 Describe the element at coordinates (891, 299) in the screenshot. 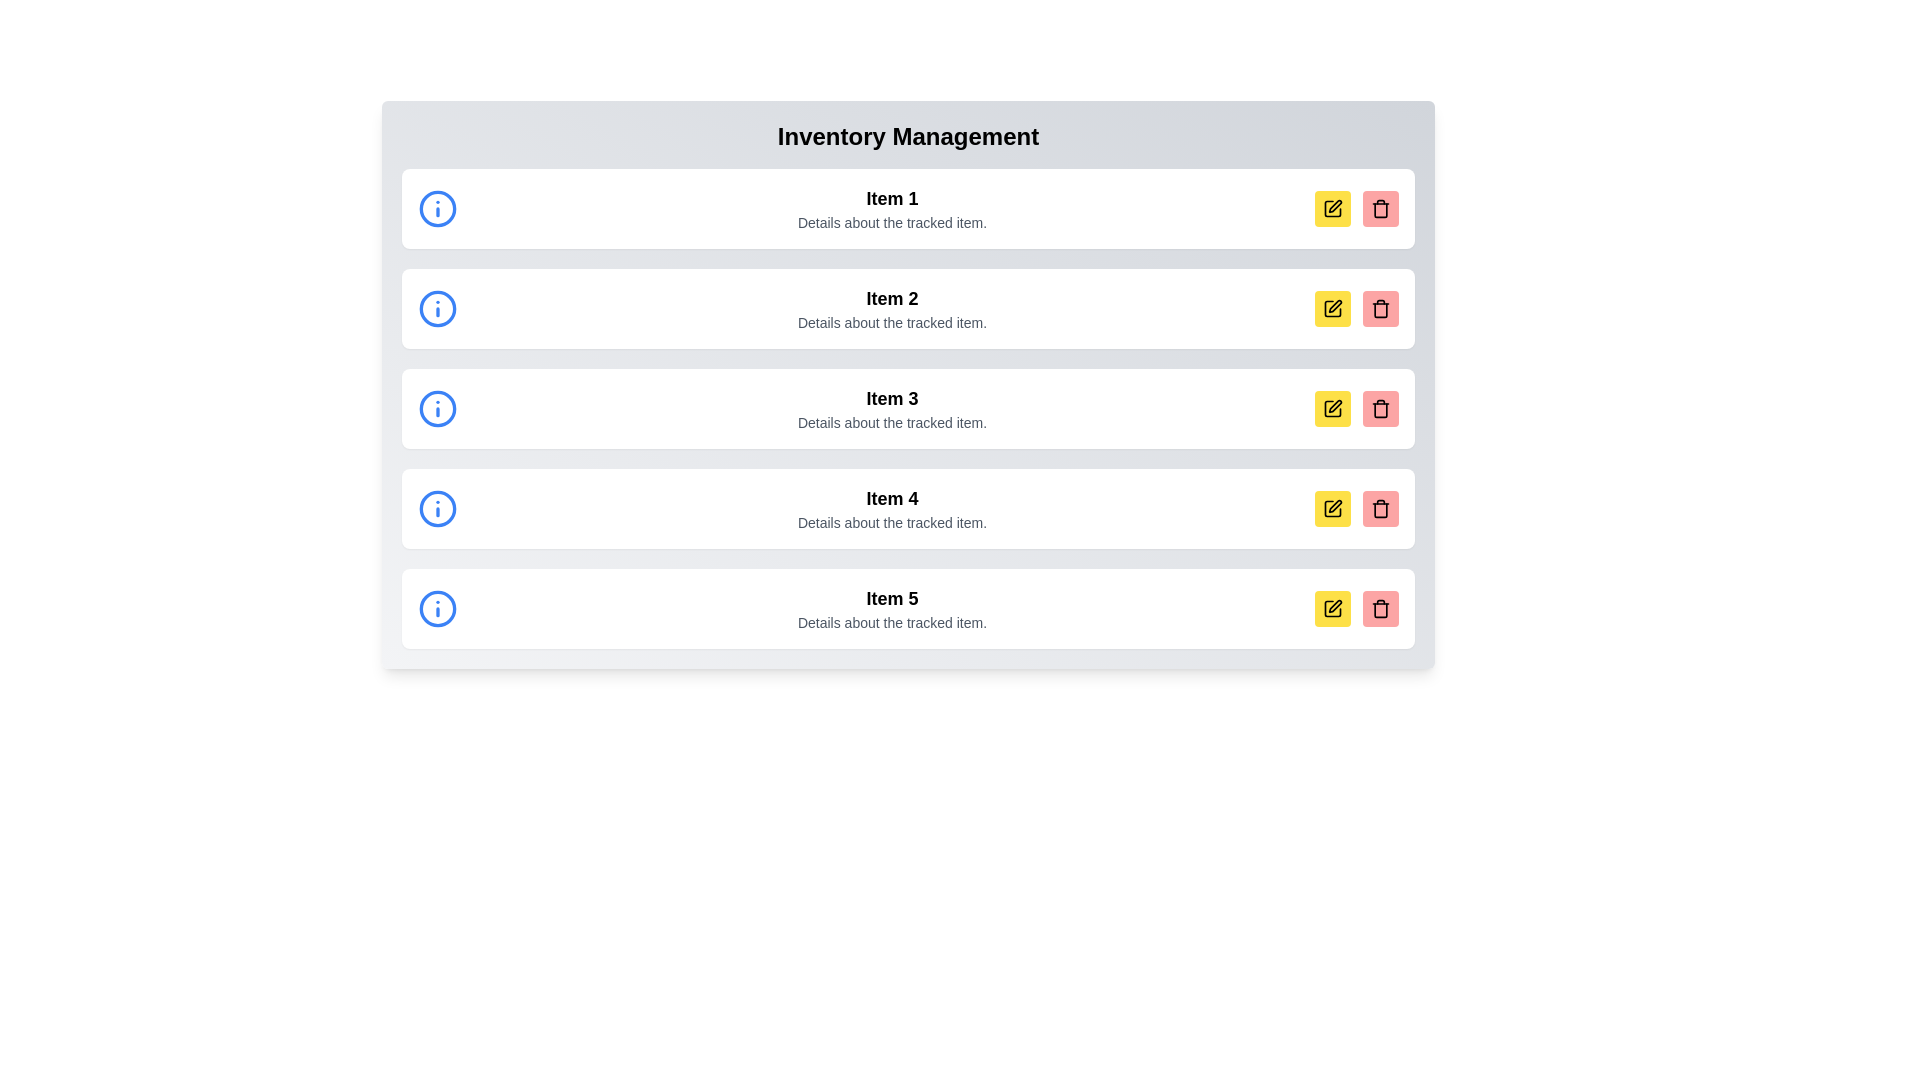

I see `the text label identifying the second inventory item in the vertical list of tracked inventory items, which is located adjacent to the 'info' icon on the left and 'edit' and 'delete' buttons on the right` at that location.